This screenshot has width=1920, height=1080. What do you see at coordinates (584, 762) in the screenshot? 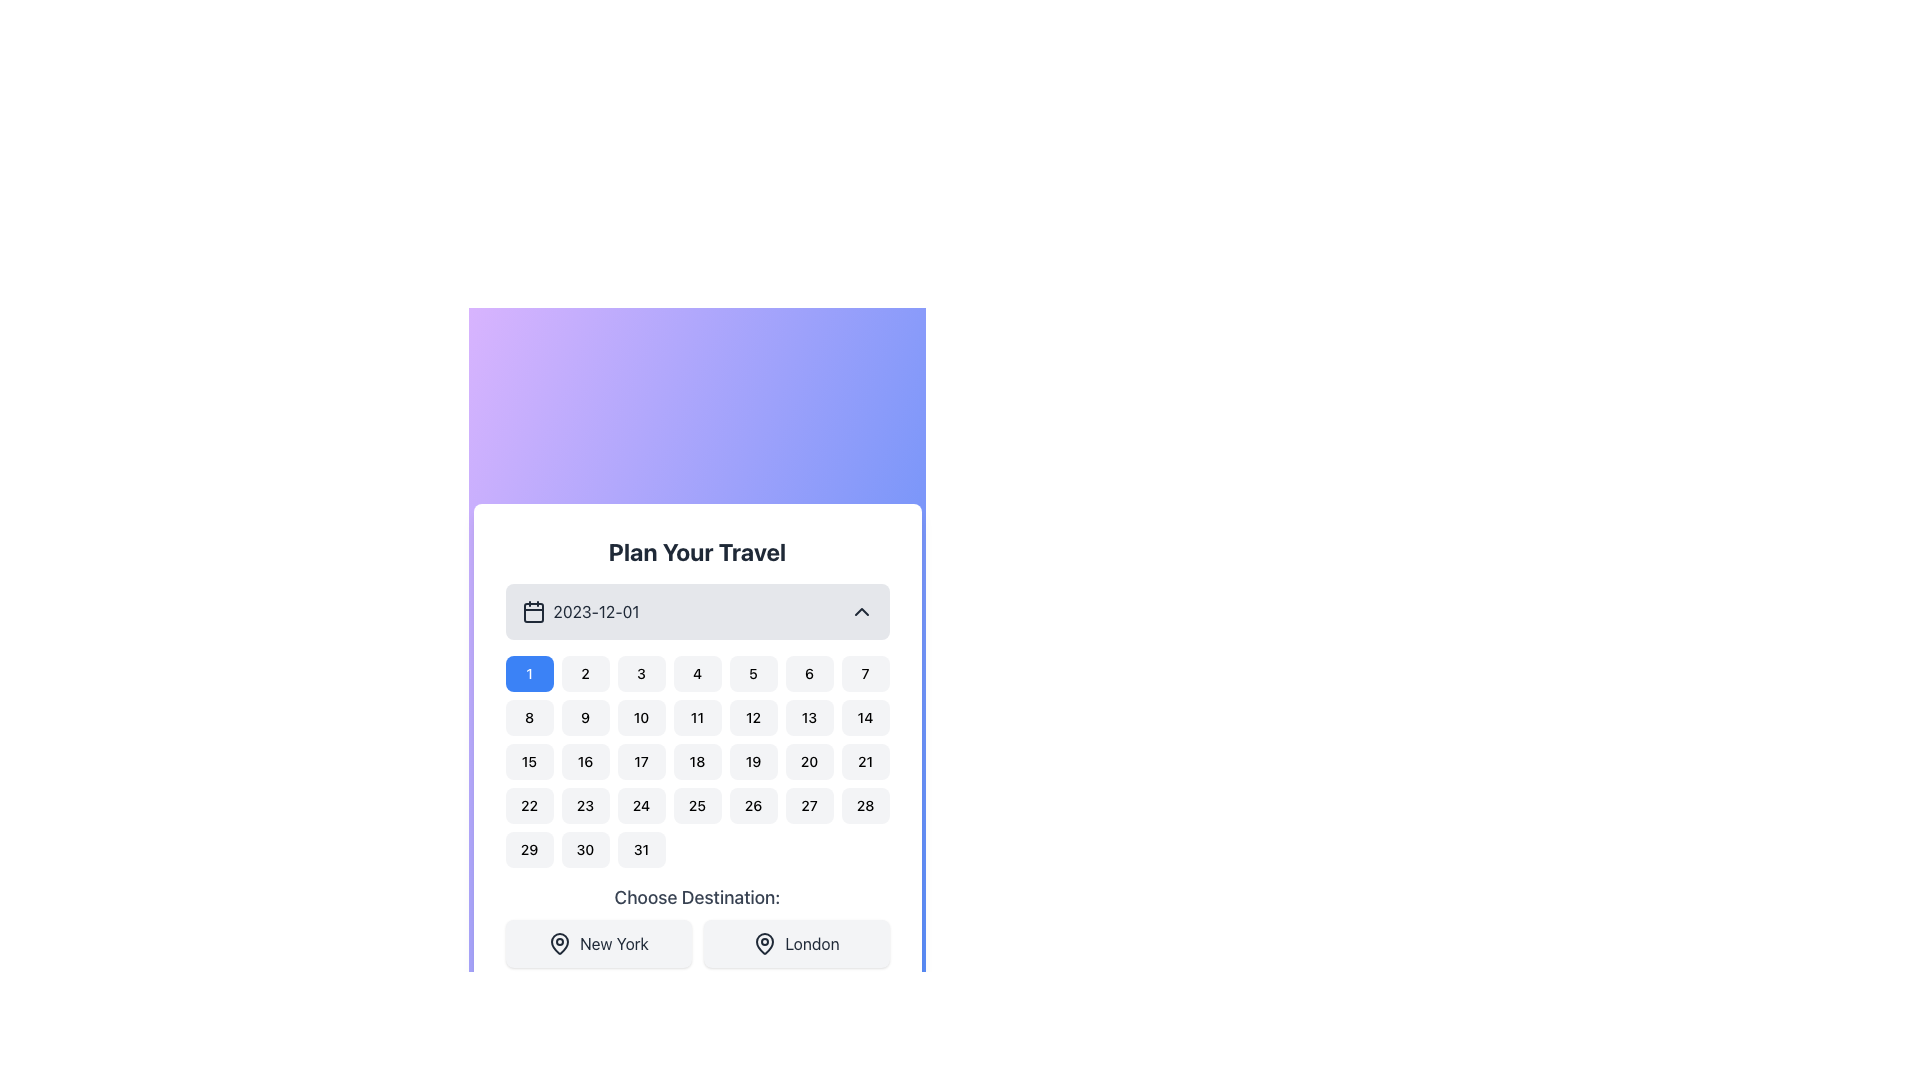
I see `the button displaying '16' in black font on a light gray background, which is part of a calendar grid layout` at bounding box center [584, 762].